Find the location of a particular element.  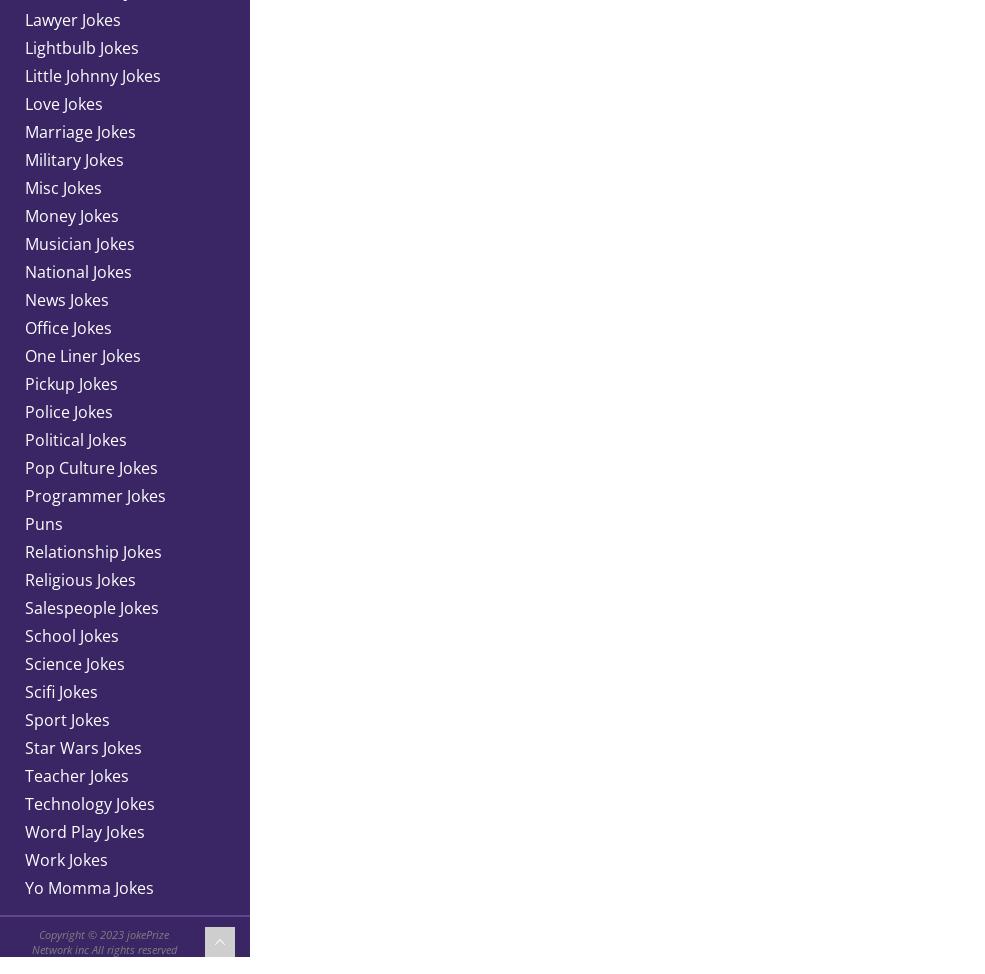

'Misc Jokes' is located at coordinates (62, 187).